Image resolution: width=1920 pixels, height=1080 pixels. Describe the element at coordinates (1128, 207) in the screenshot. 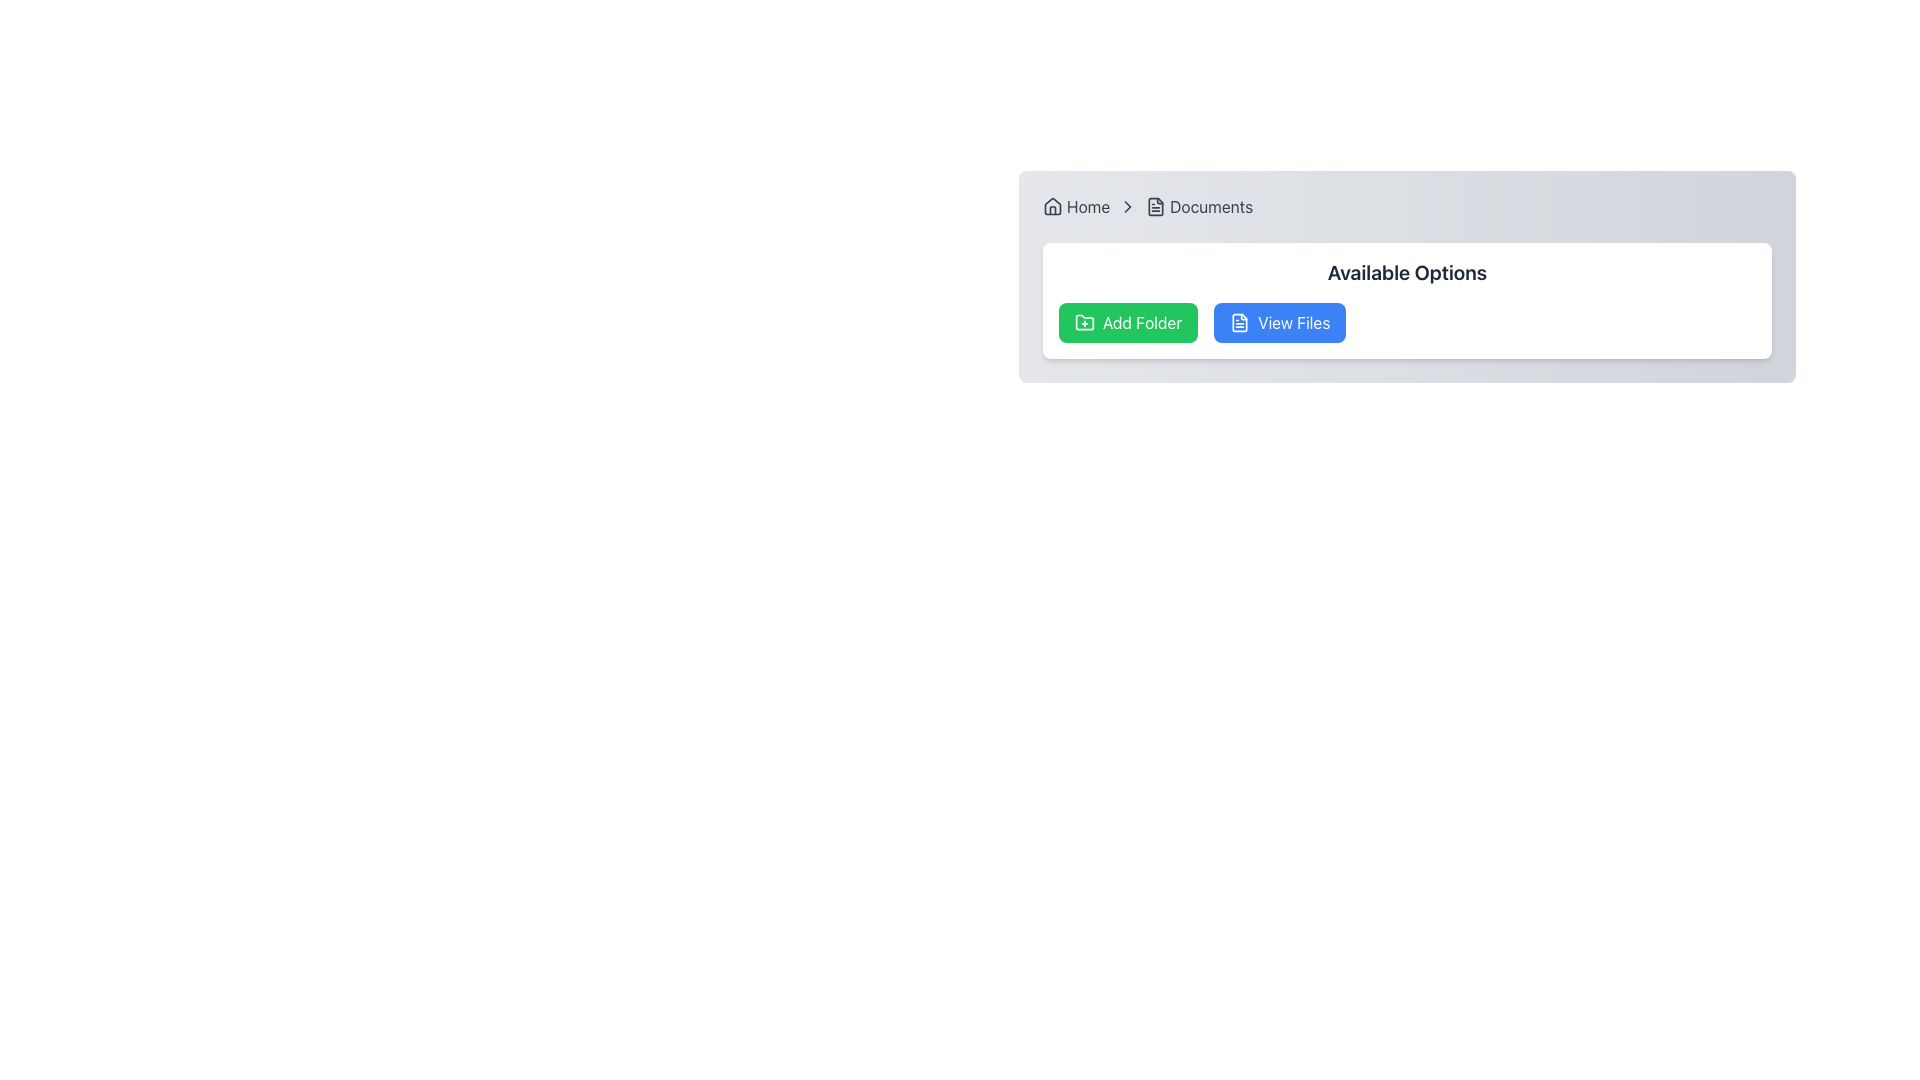

I see `the visual separator icon in the breadcrumb navigation located between 'Home' and 'Documents'` at that location.